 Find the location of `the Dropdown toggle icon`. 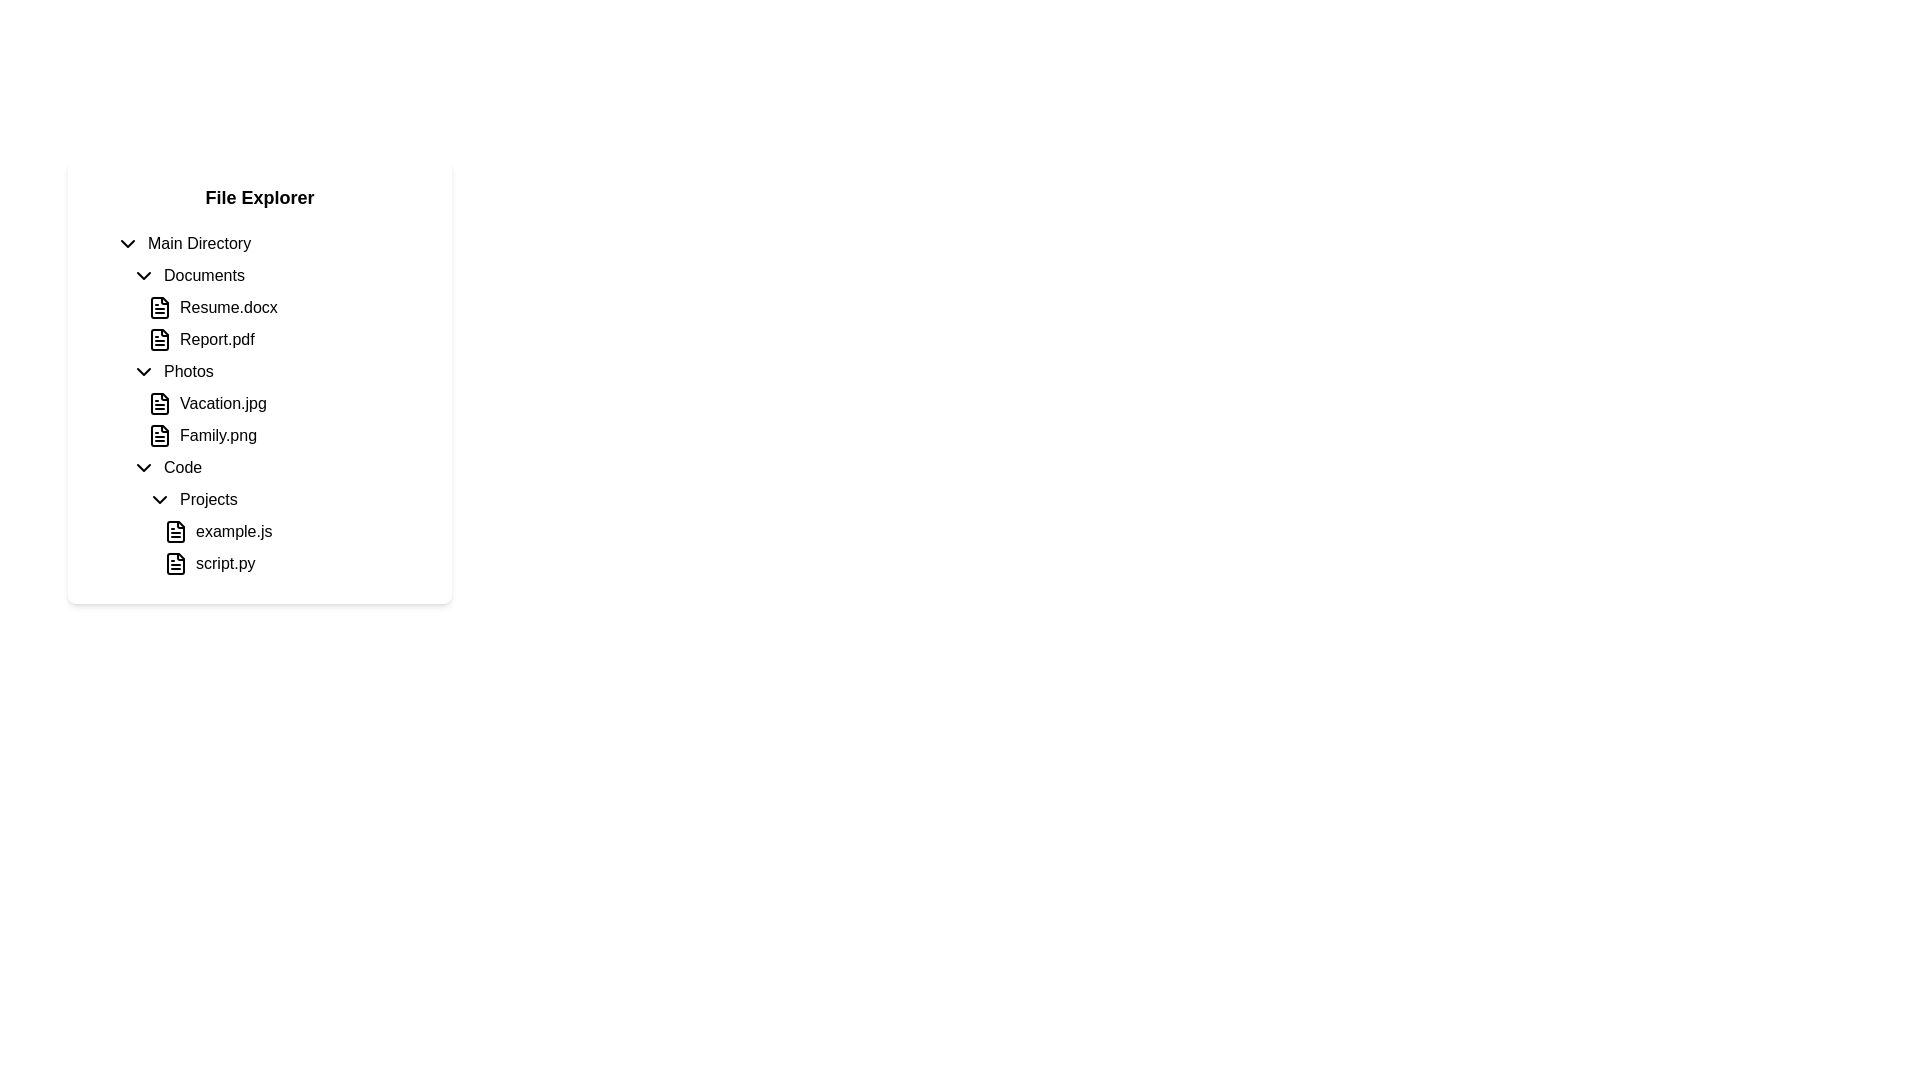

the Dropdown toggle icon is located at coordinates (158, 499).